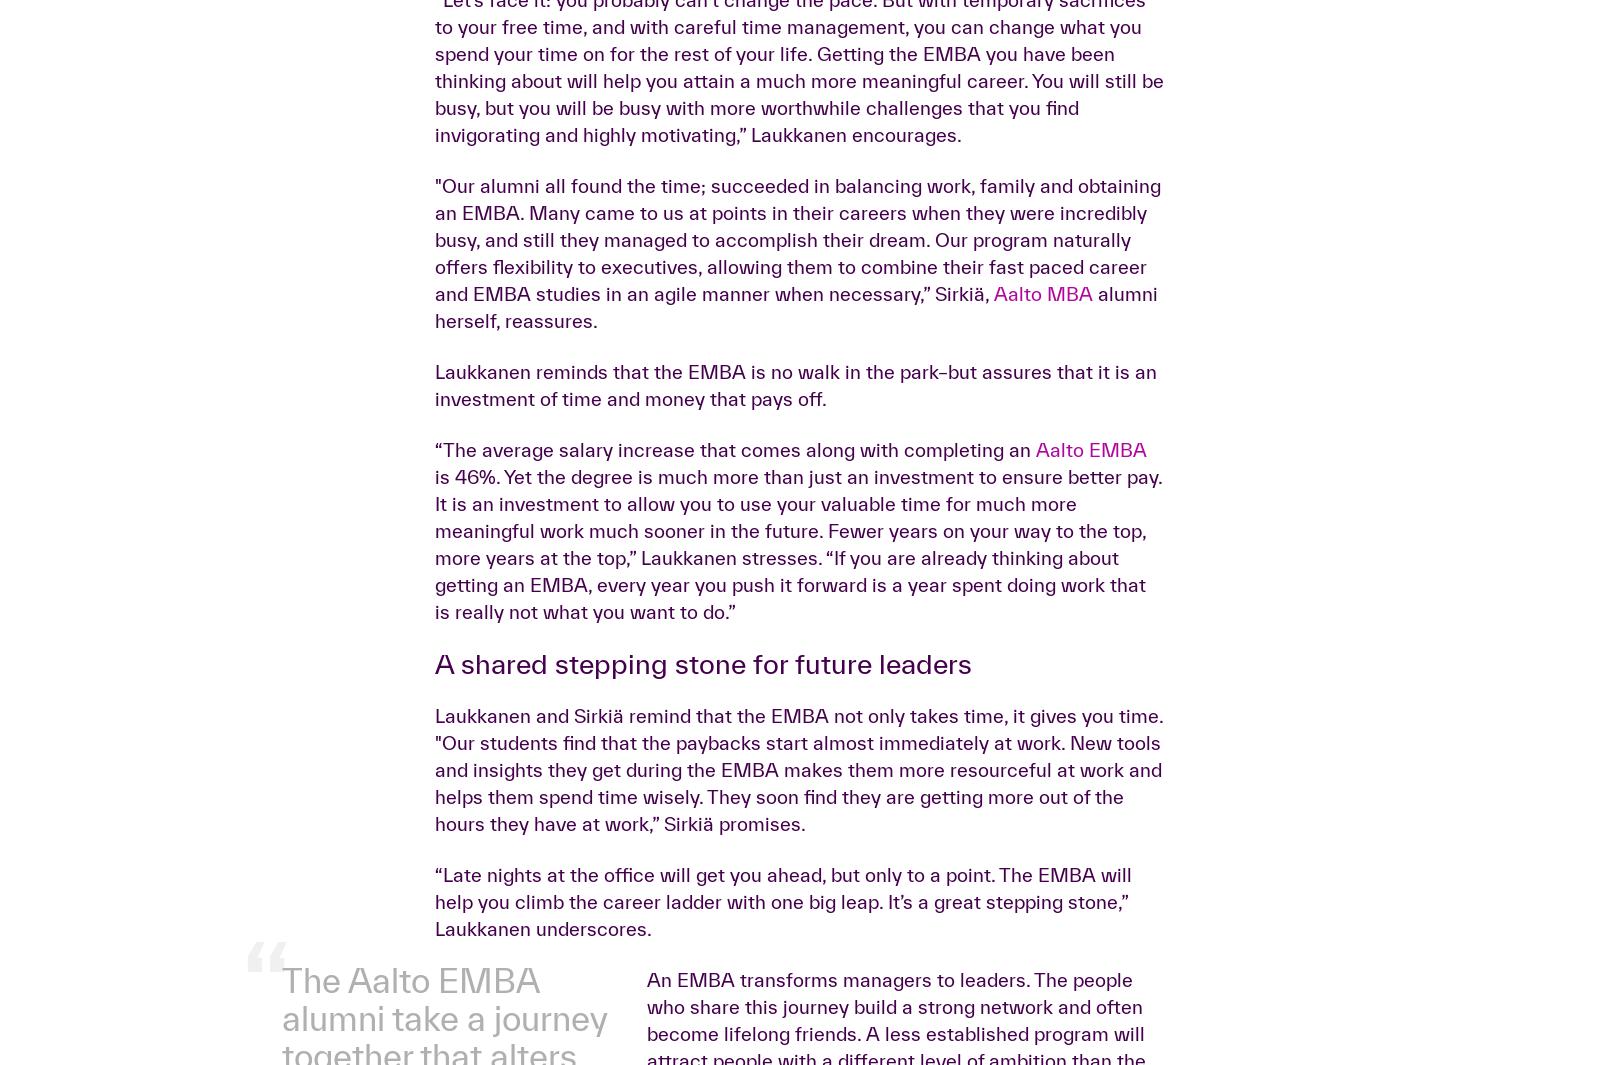  Describe the element at coordinates (1043, 608) in the screenshot. I see `'Aalto MBA'` at that location.